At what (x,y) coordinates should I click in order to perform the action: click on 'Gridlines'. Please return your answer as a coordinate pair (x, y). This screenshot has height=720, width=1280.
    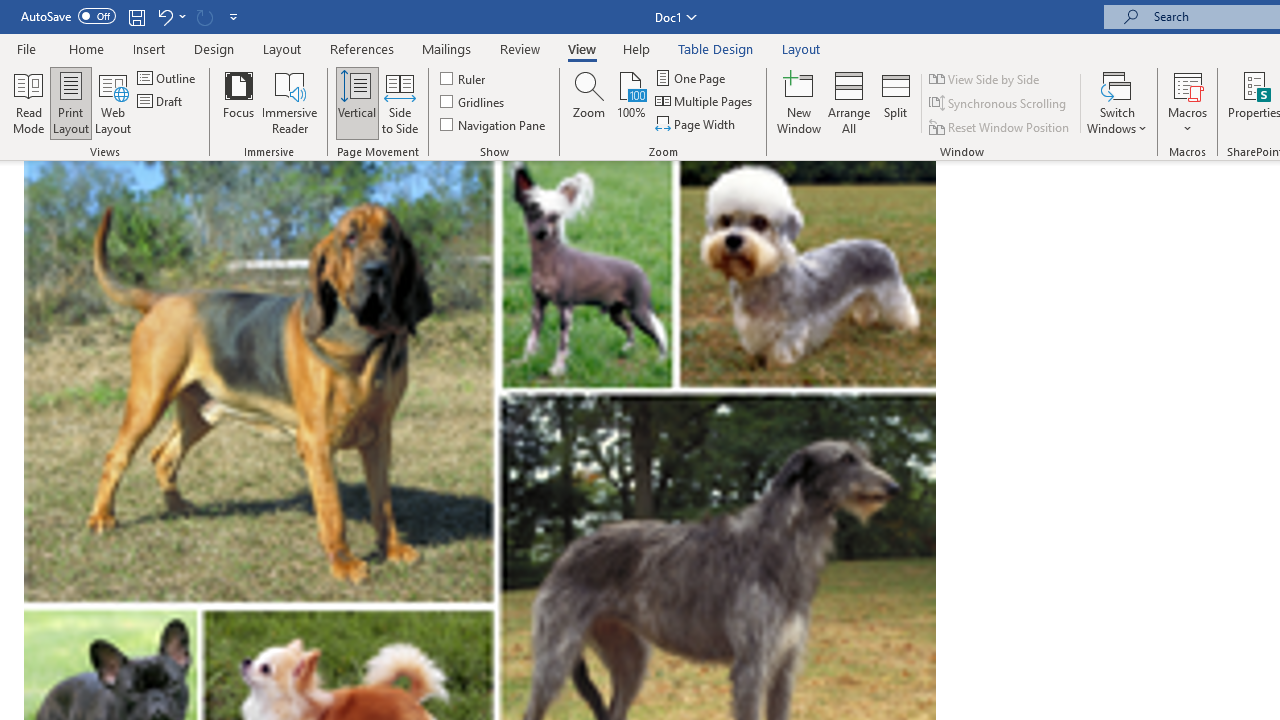
    Looking at the image, I should click on (472, 101).